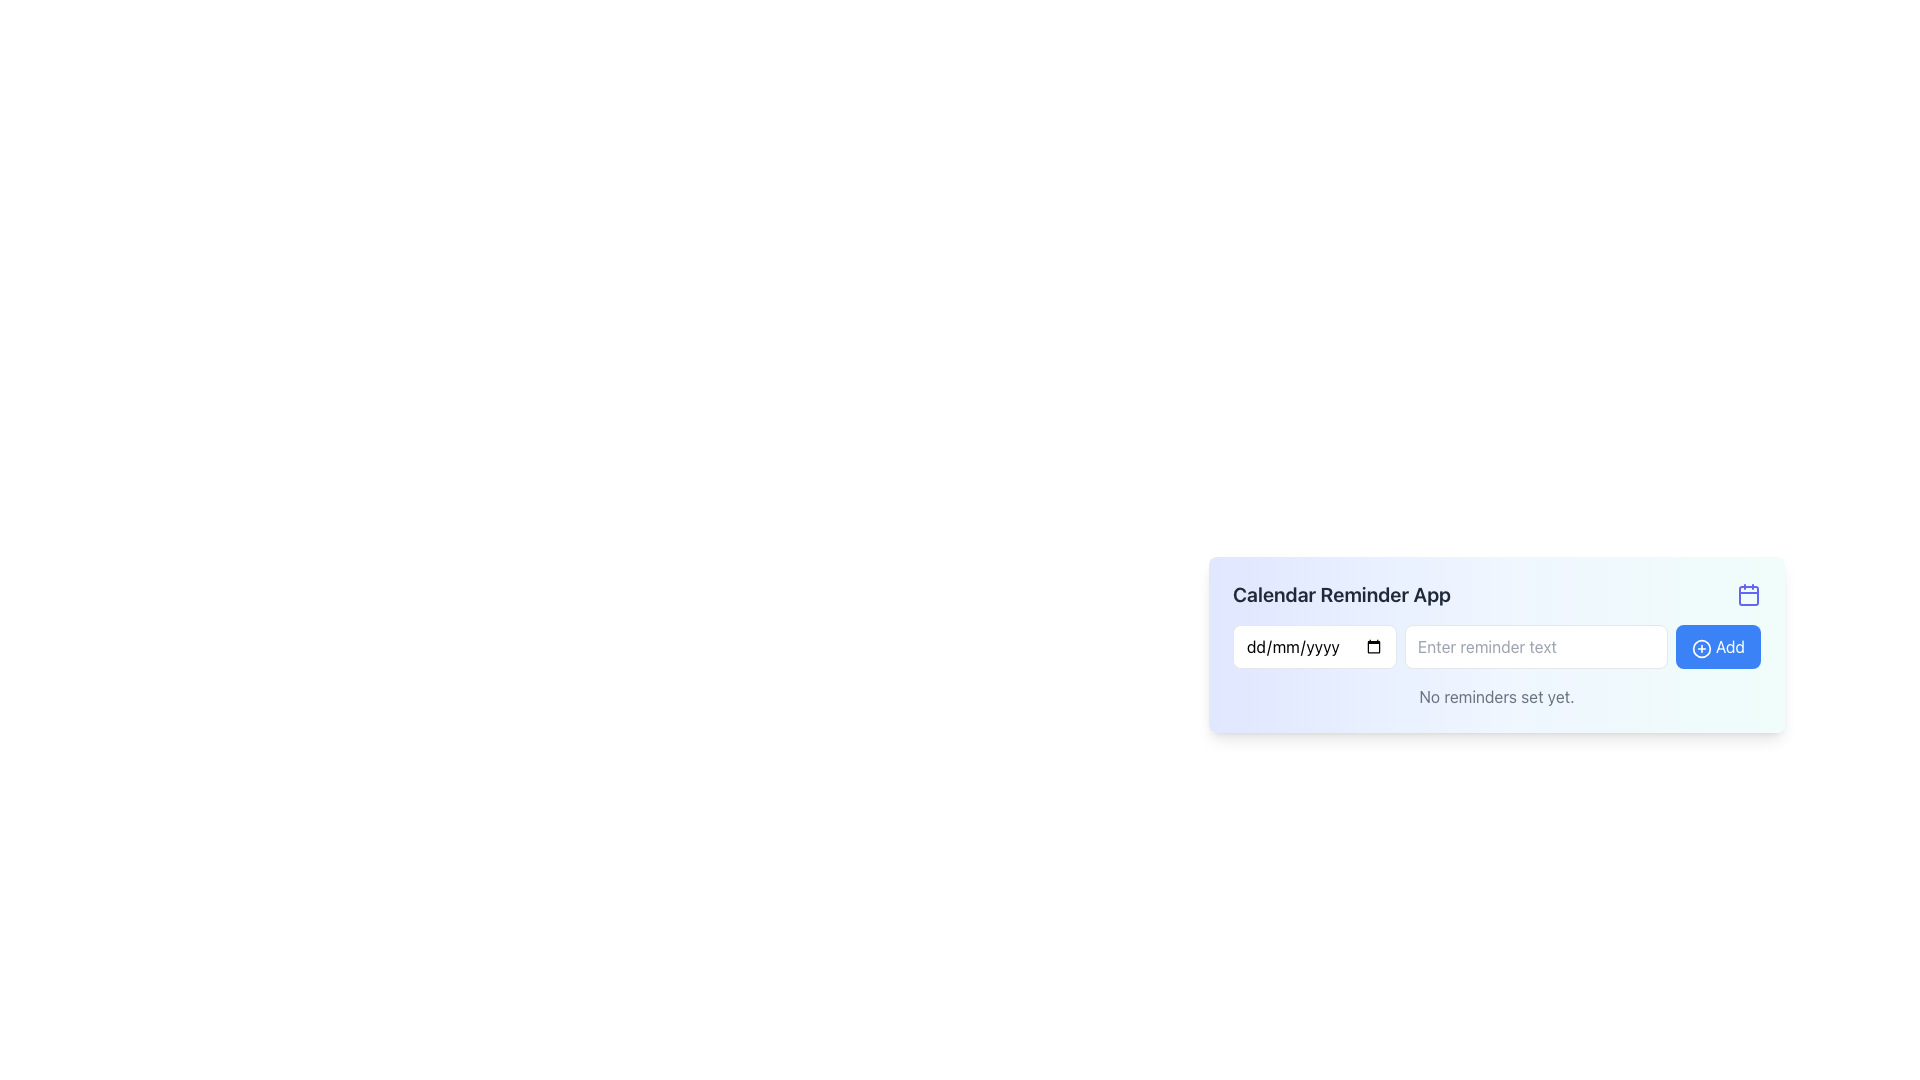 The height and width of the screenshot is (1080, 1920). Describe the element at coordinates (1700, 648) in the screenshot. I see `the 'Add' button which contains the icon decoration located in the top-right side of a card-like interface` at that location.